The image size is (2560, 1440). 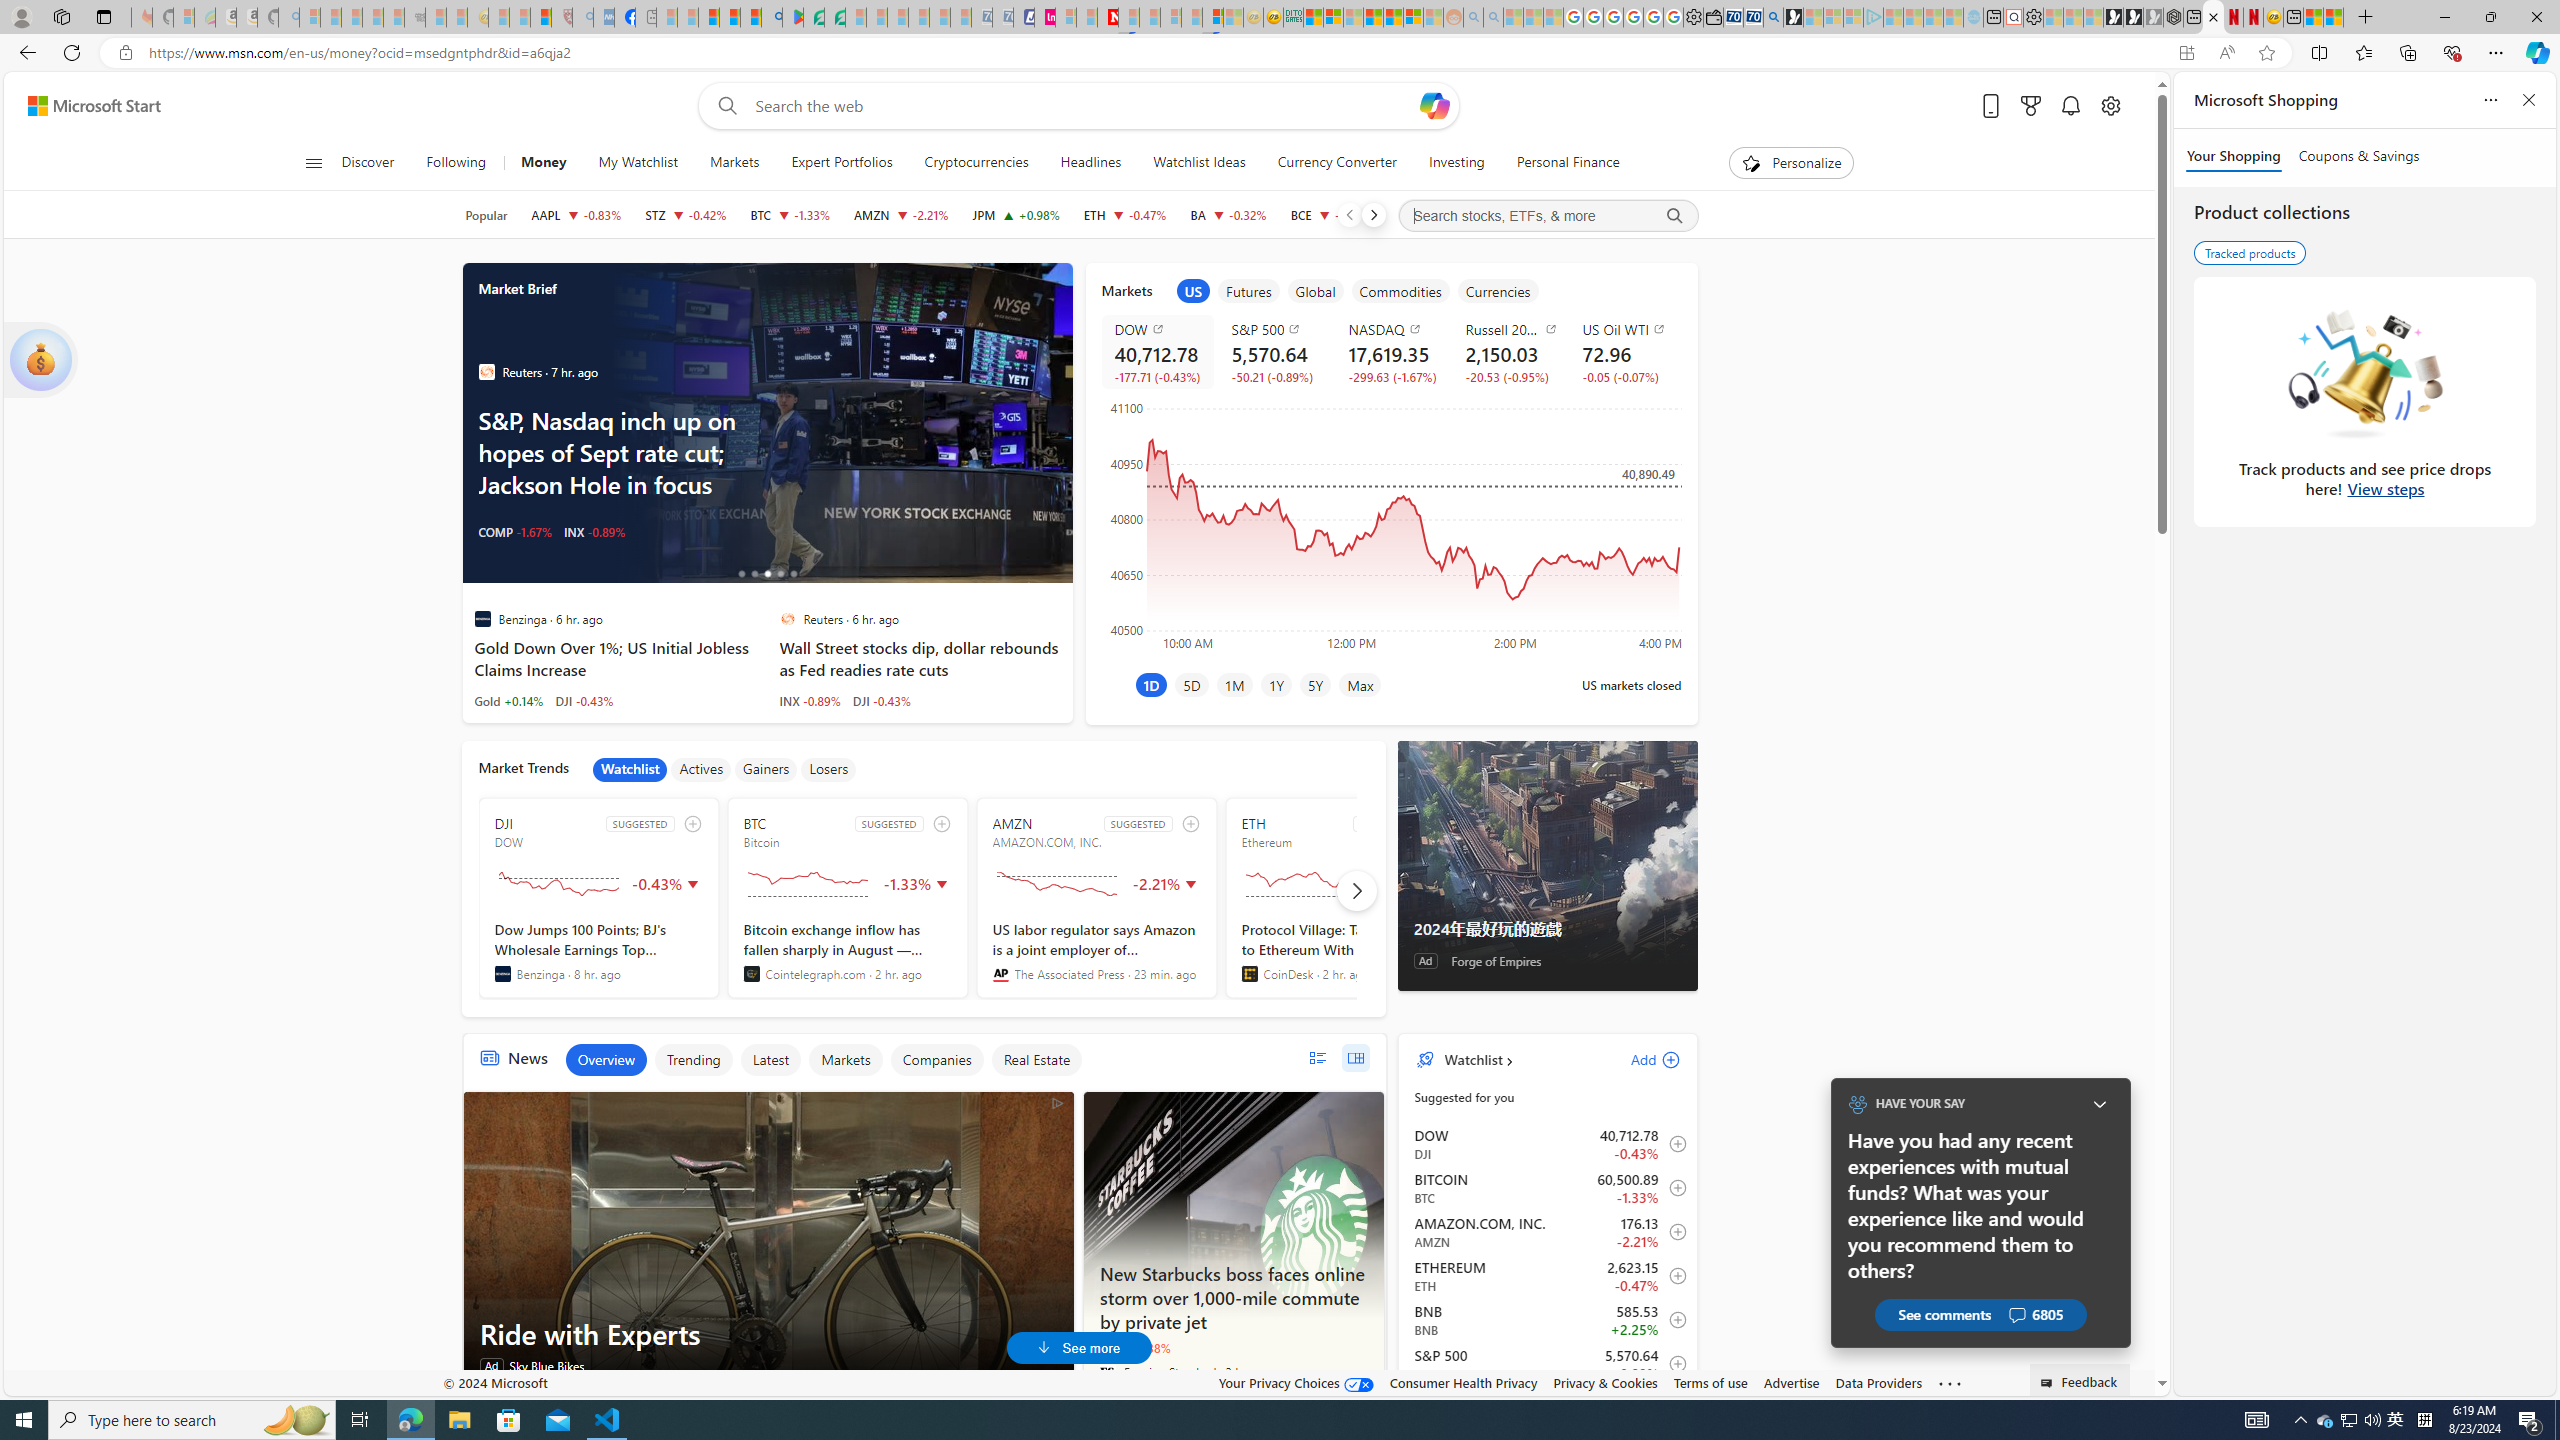 I want to click on 'AMZN SUGGESTED AMAZON.COM, INC.', so click(x=1096, y=896).